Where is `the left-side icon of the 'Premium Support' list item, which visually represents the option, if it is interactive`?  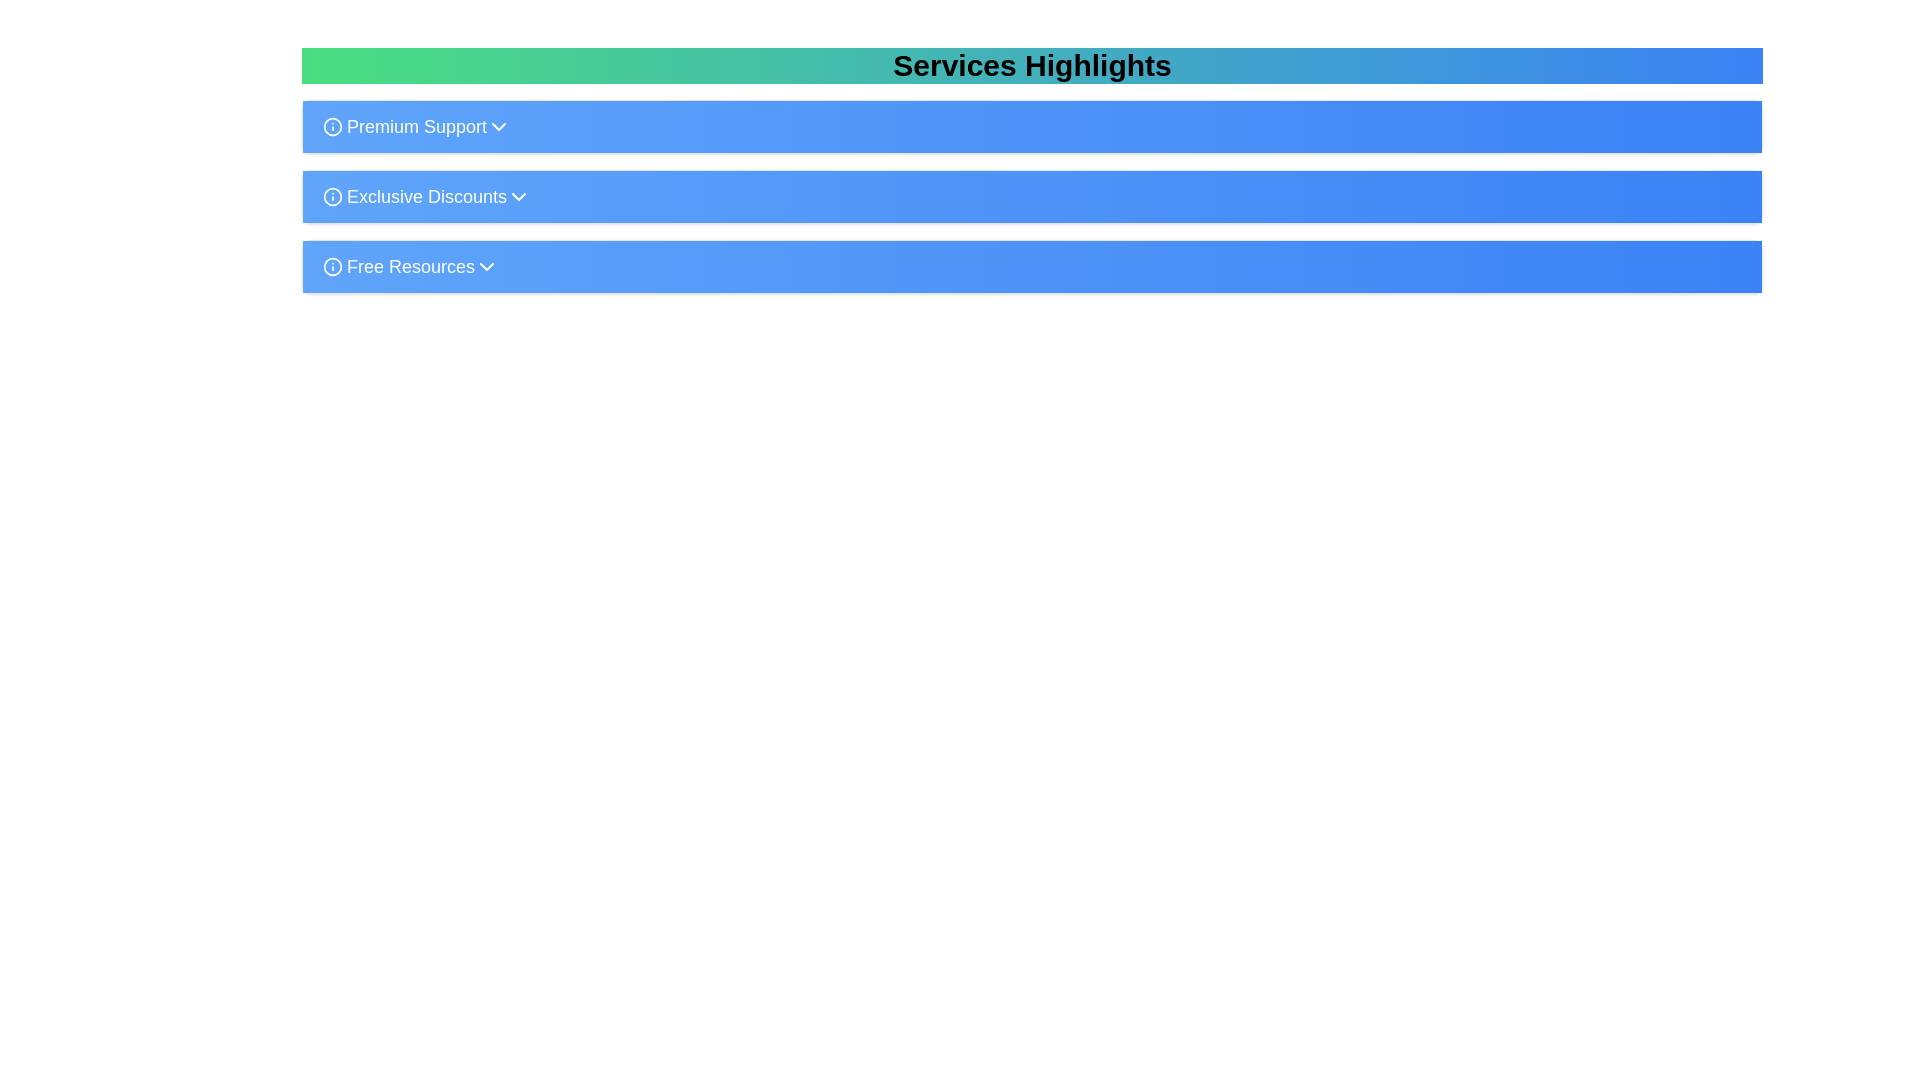 the left-side icon of the 'Premium Support' list item, which visually represents the option, if it is interactive is located at coordinates (332, 126).